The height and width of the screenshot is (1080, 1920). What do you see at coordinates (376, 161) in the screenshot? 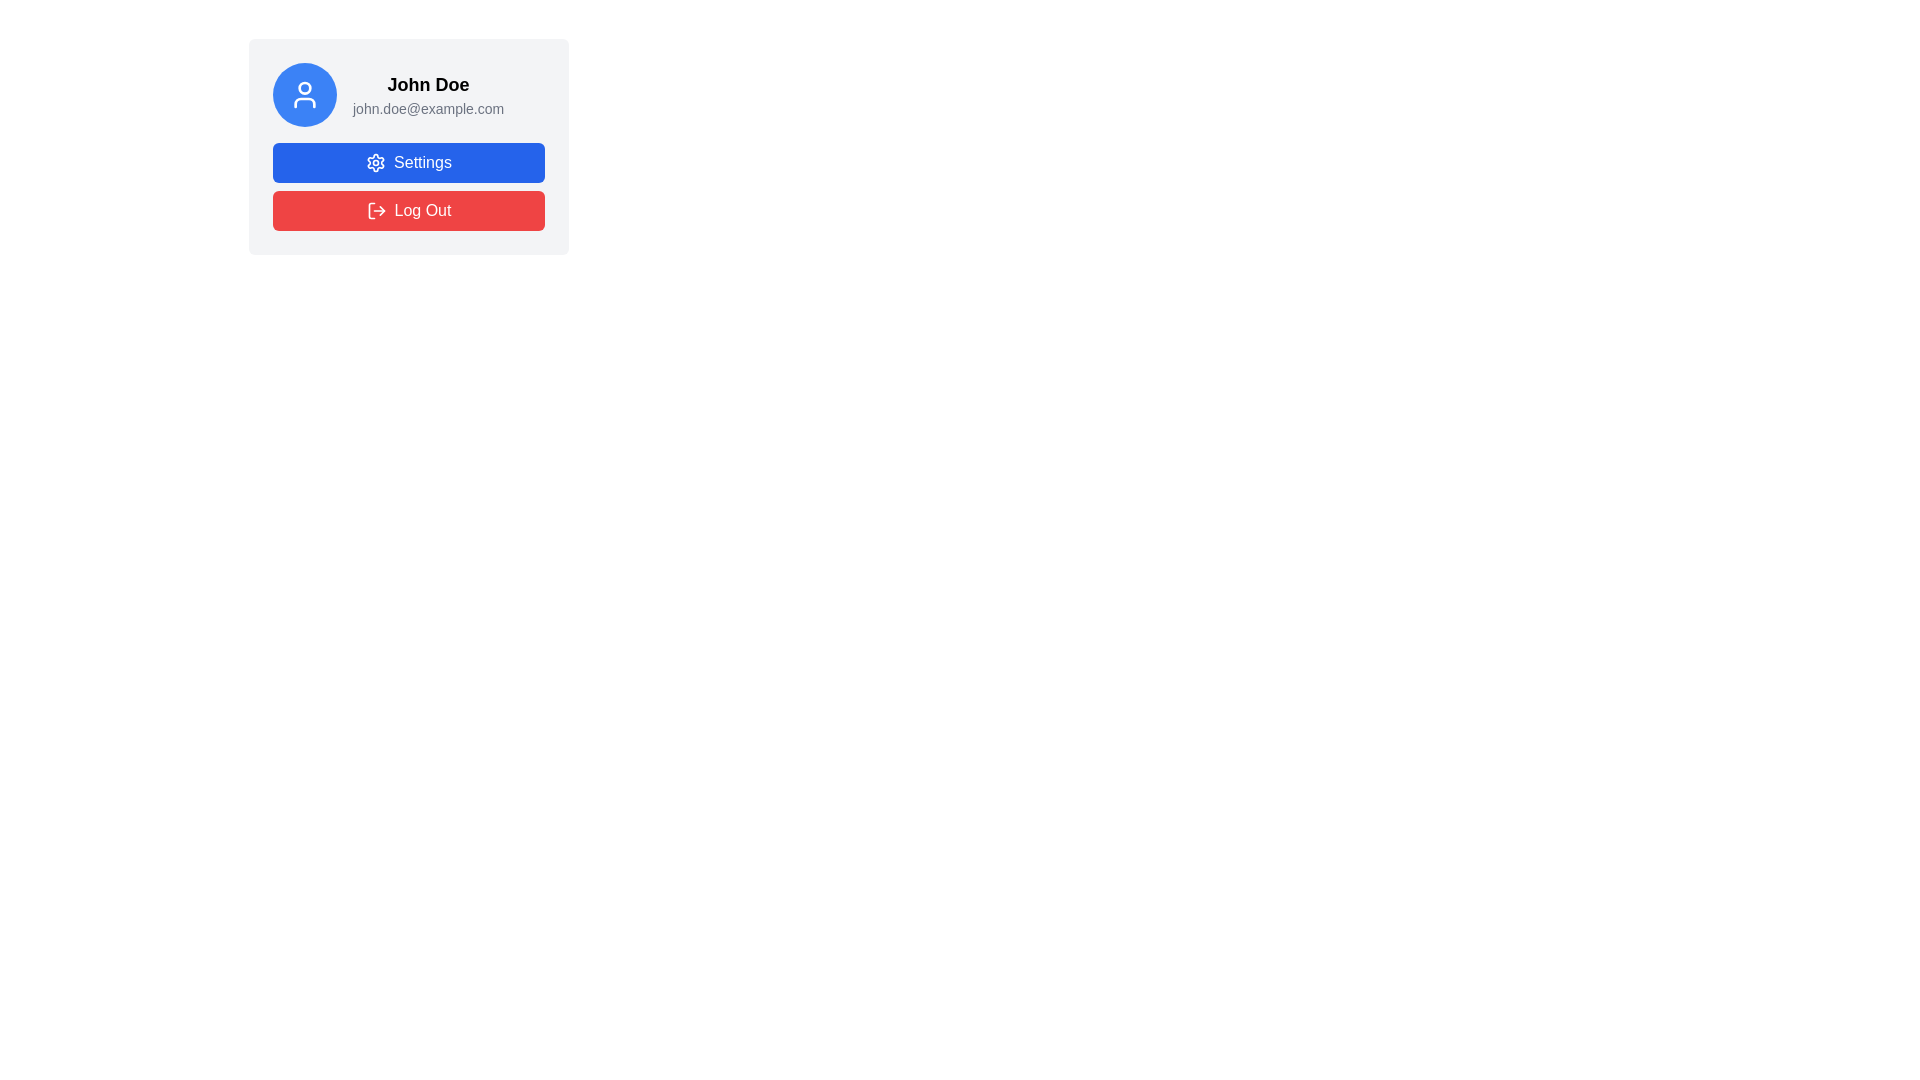
I see `the settings icon that represents configuration options, located to the left of the 'Settings' text` at bounding box center [376, 161].